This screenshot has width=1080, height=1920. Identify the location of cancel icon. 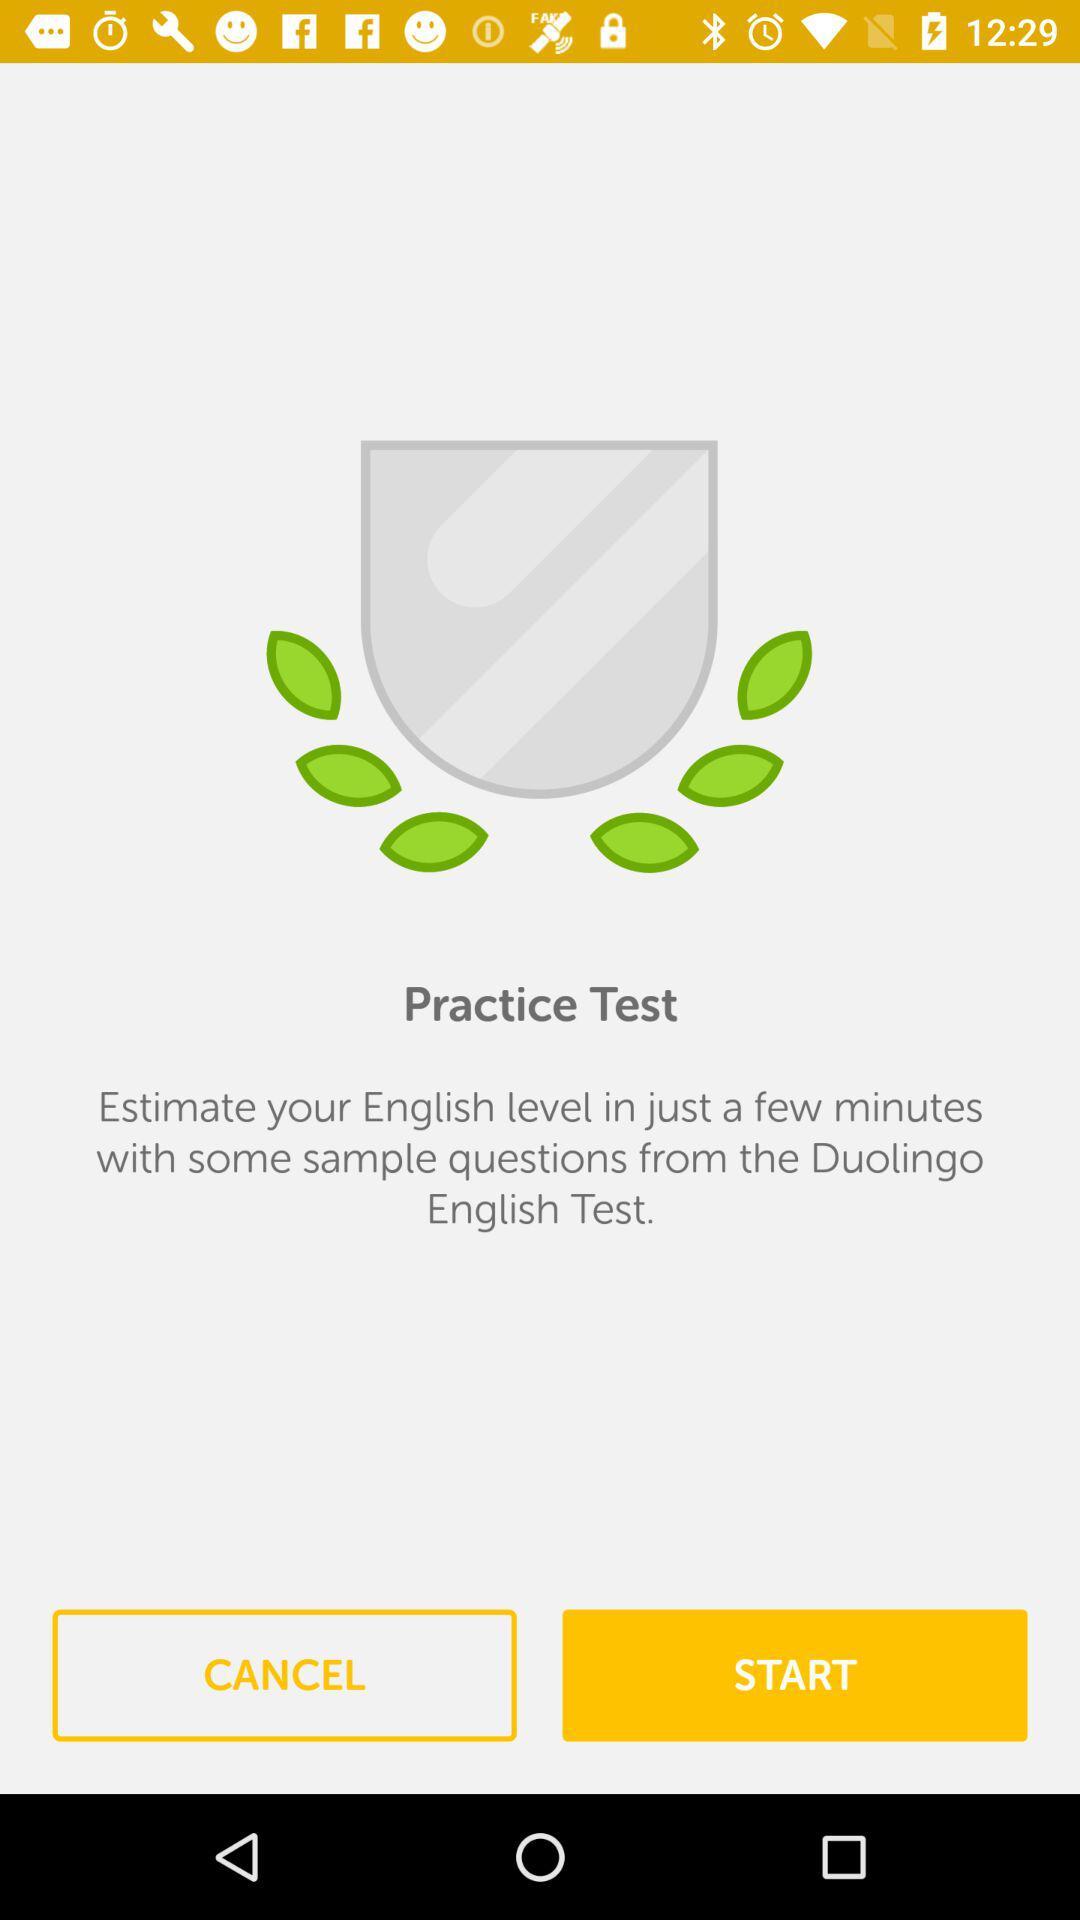
(284, 1675).